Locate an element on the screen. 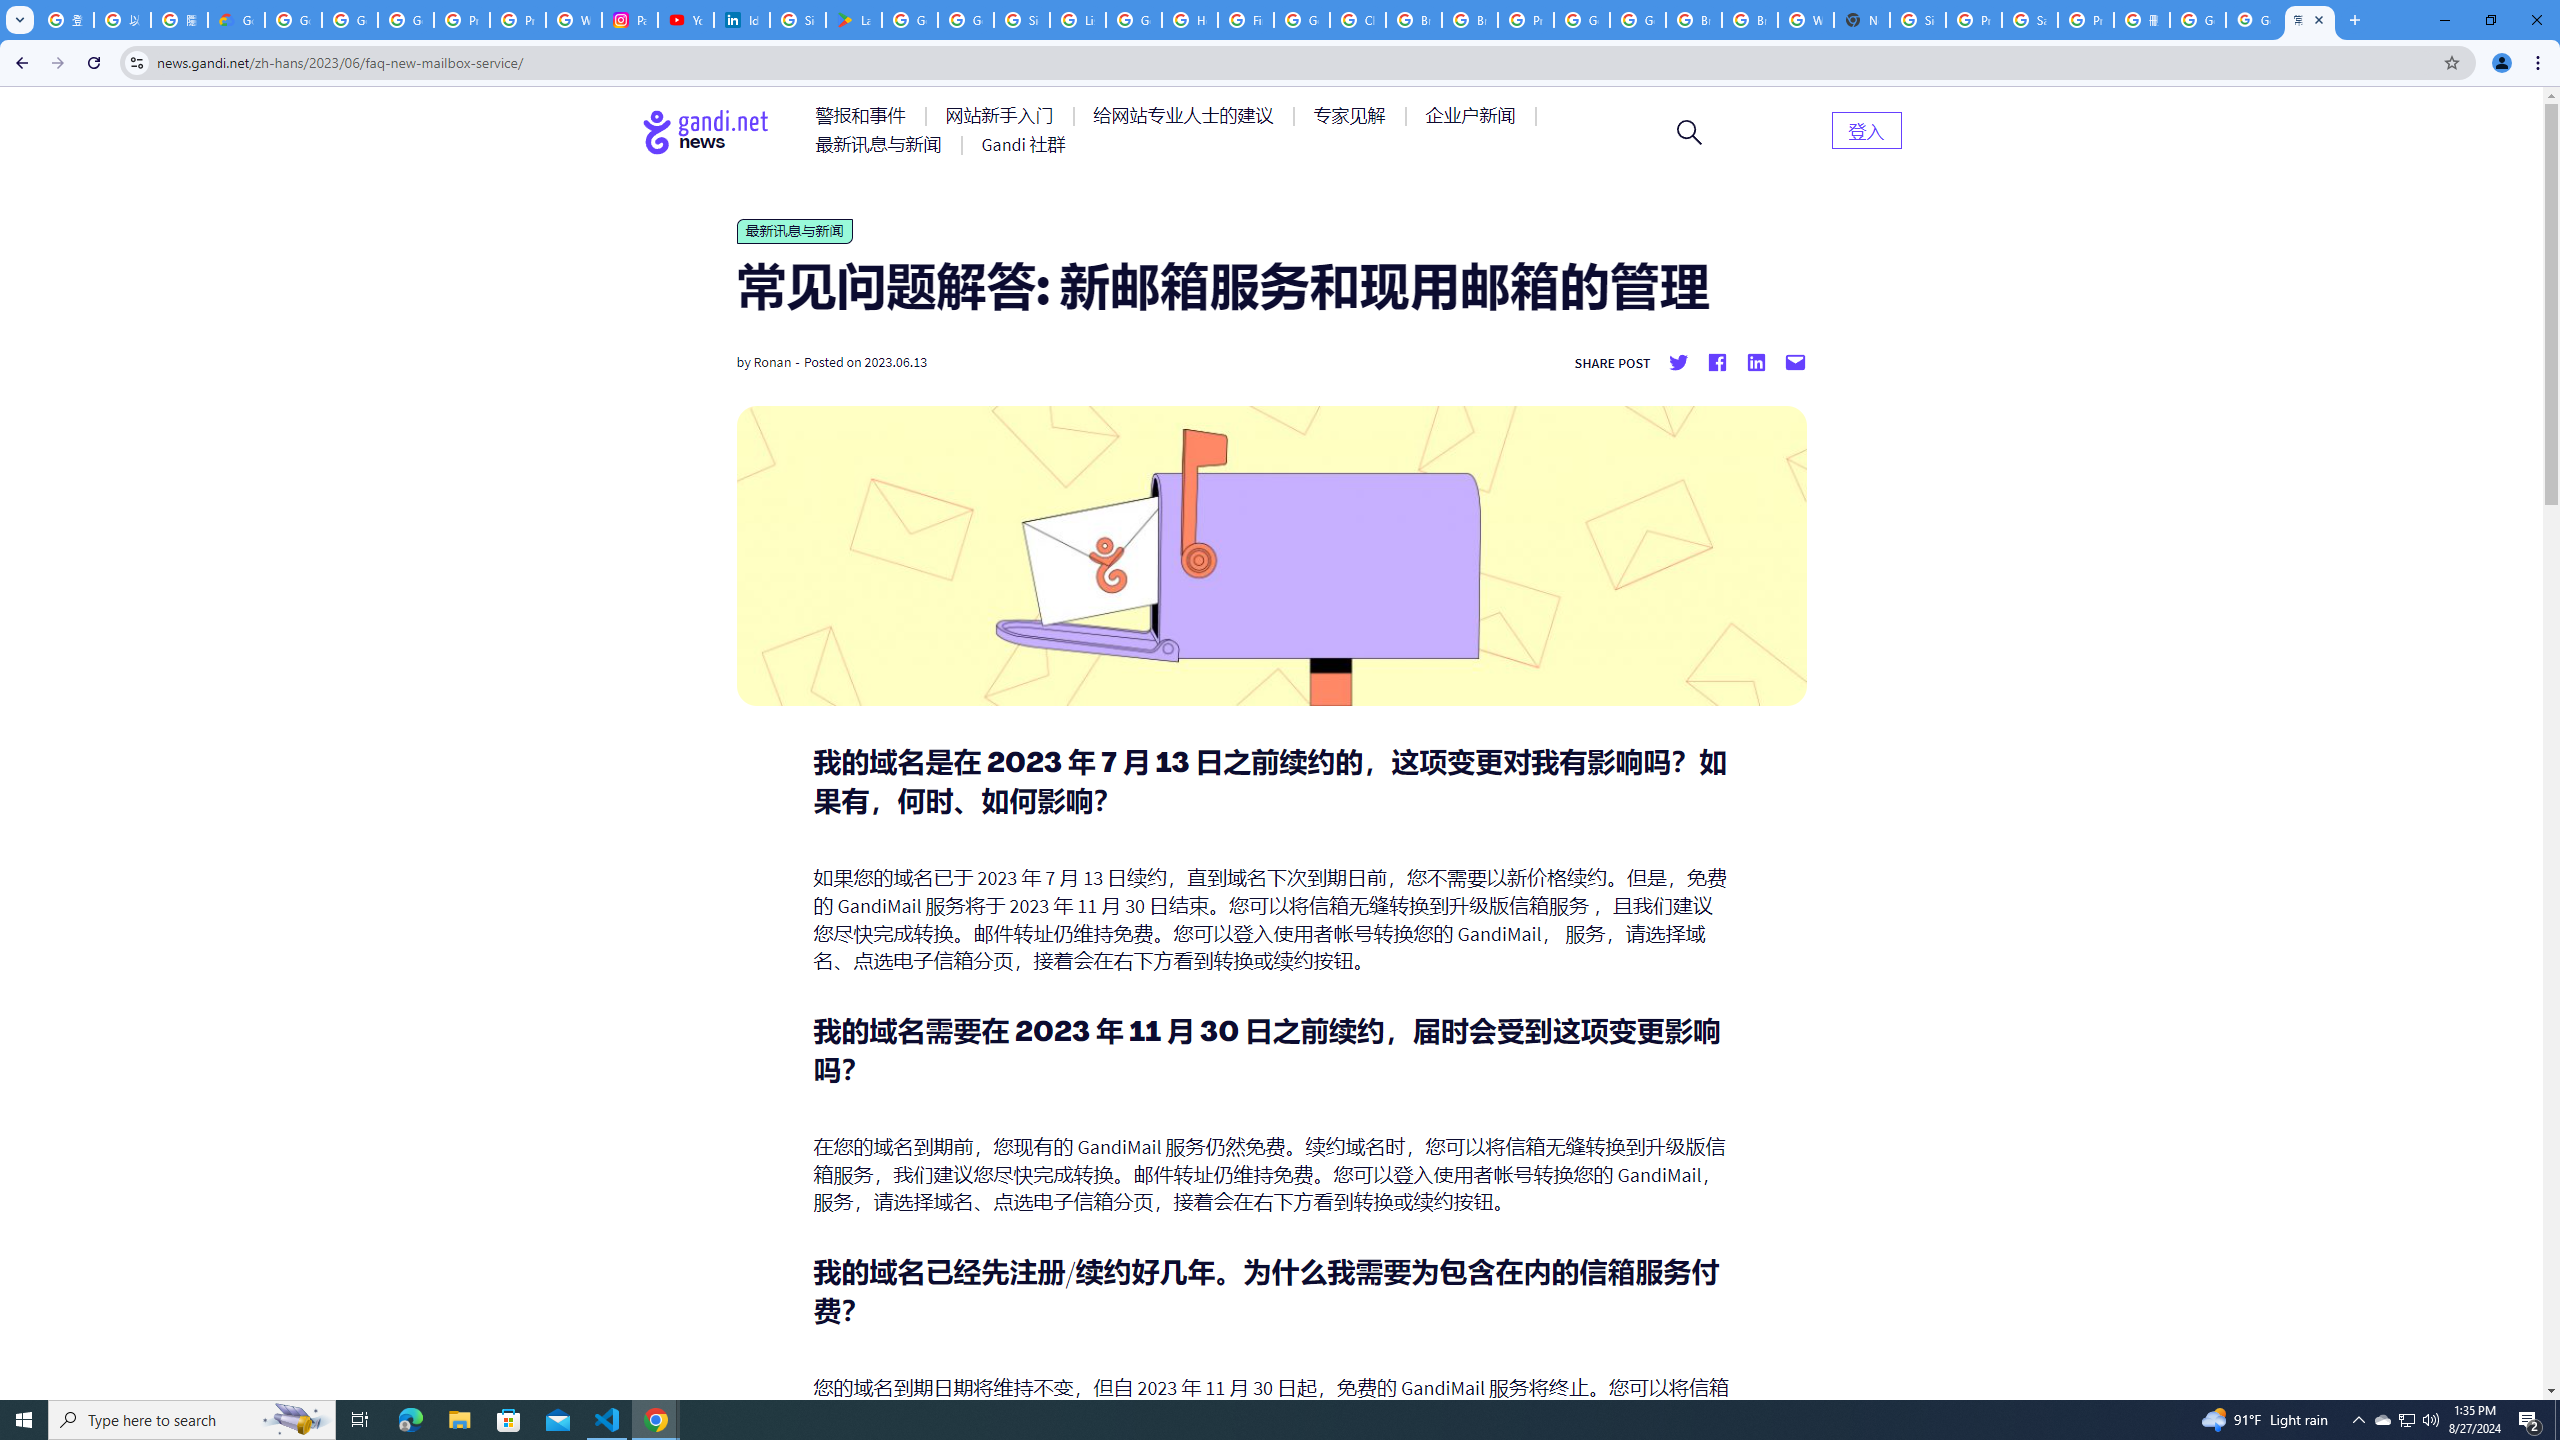  'Browse Chrome as a guest - Computer - Google Chrome Help' is located at coordinates (1692, 19).